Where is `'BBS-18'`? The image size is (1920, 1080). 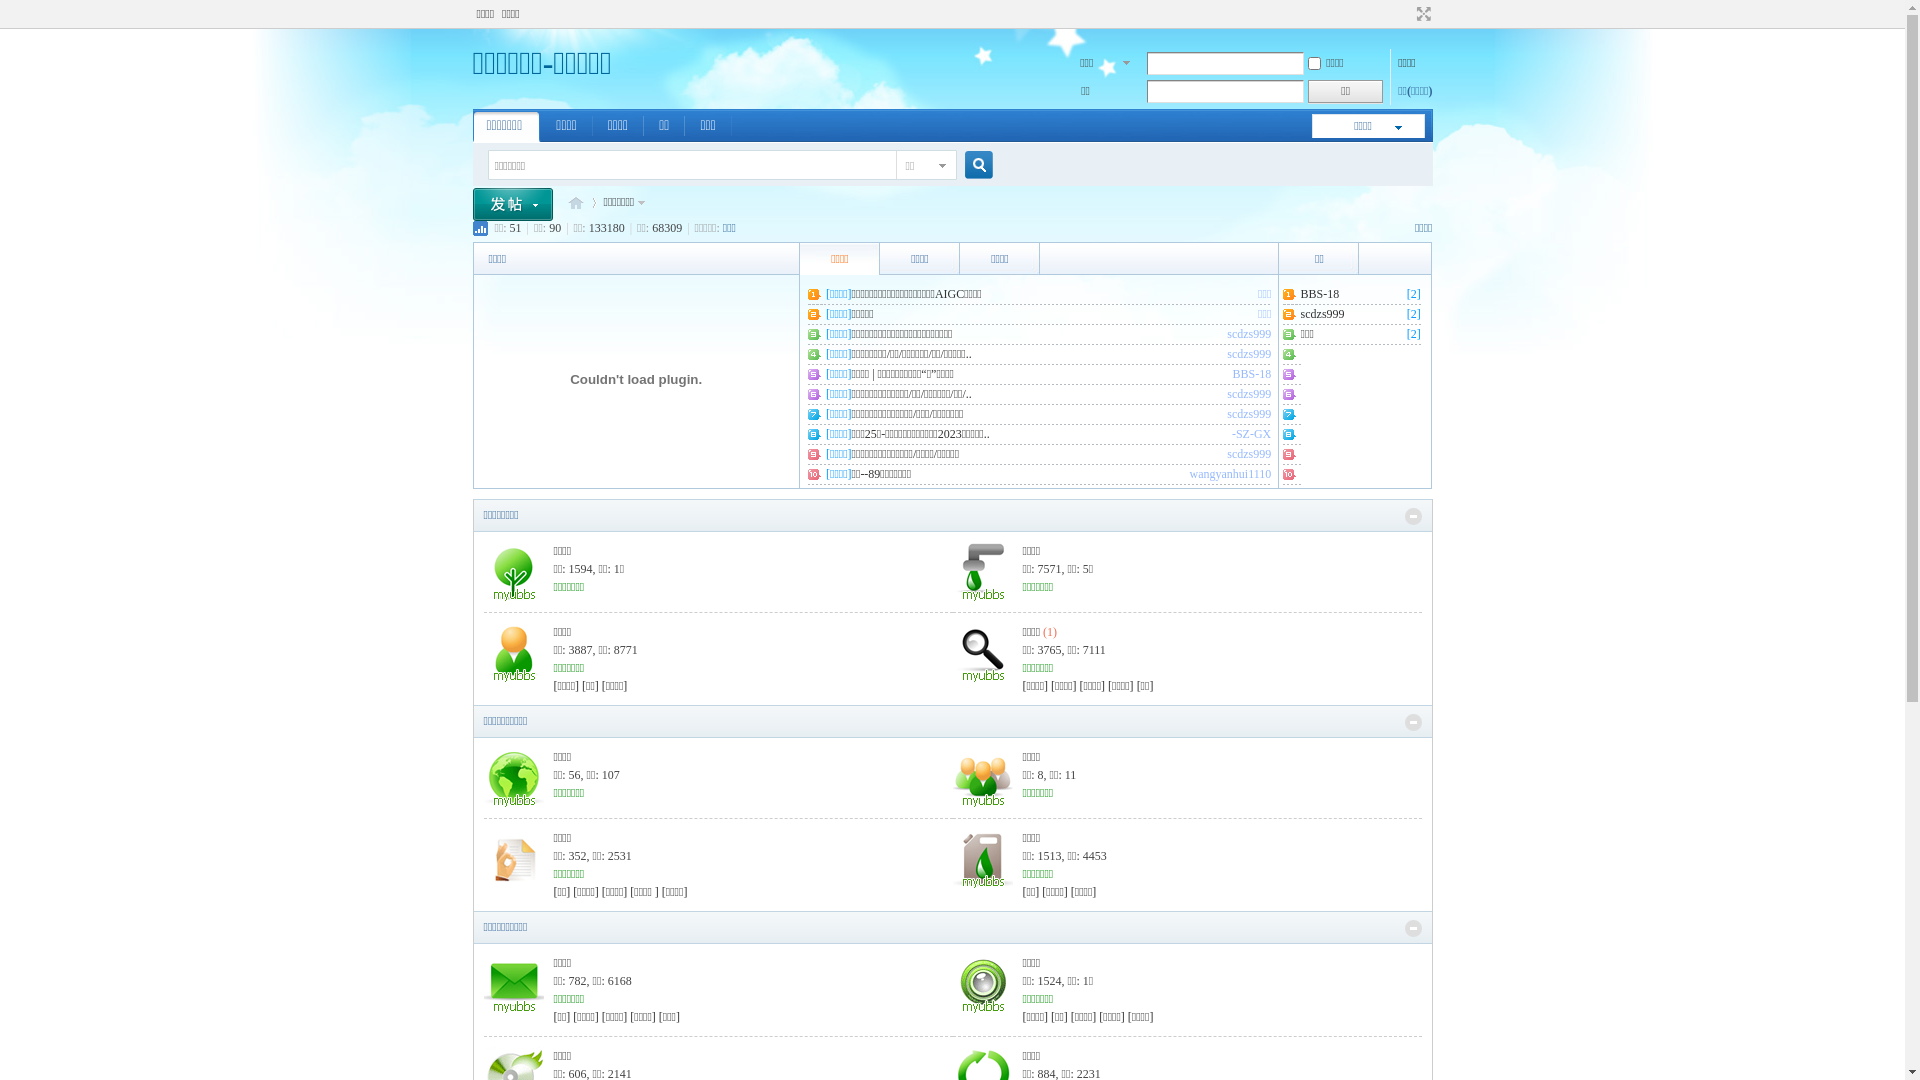
'BBS-18' is located at coordinates (1251, 374).